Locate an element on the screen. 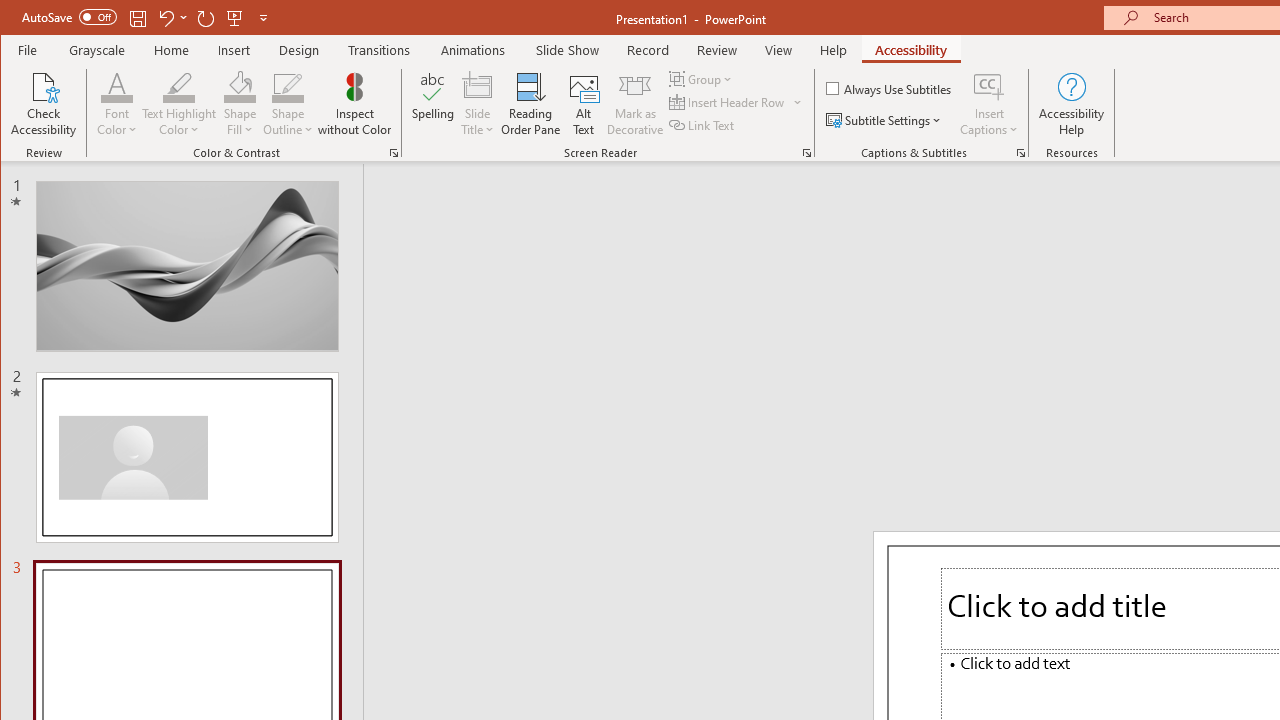  'Font Color' is located at coordinates (116, 85).